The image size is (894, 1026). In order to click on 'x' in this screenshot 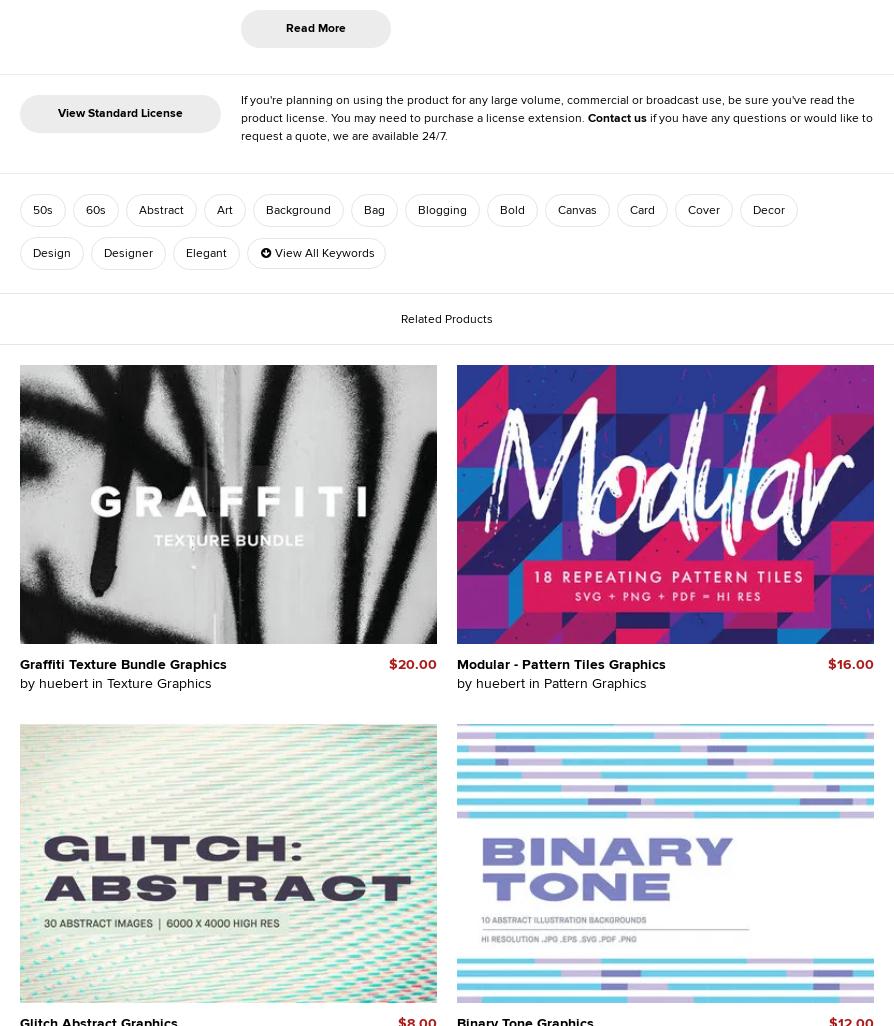, I will do `click(343, 103)`.